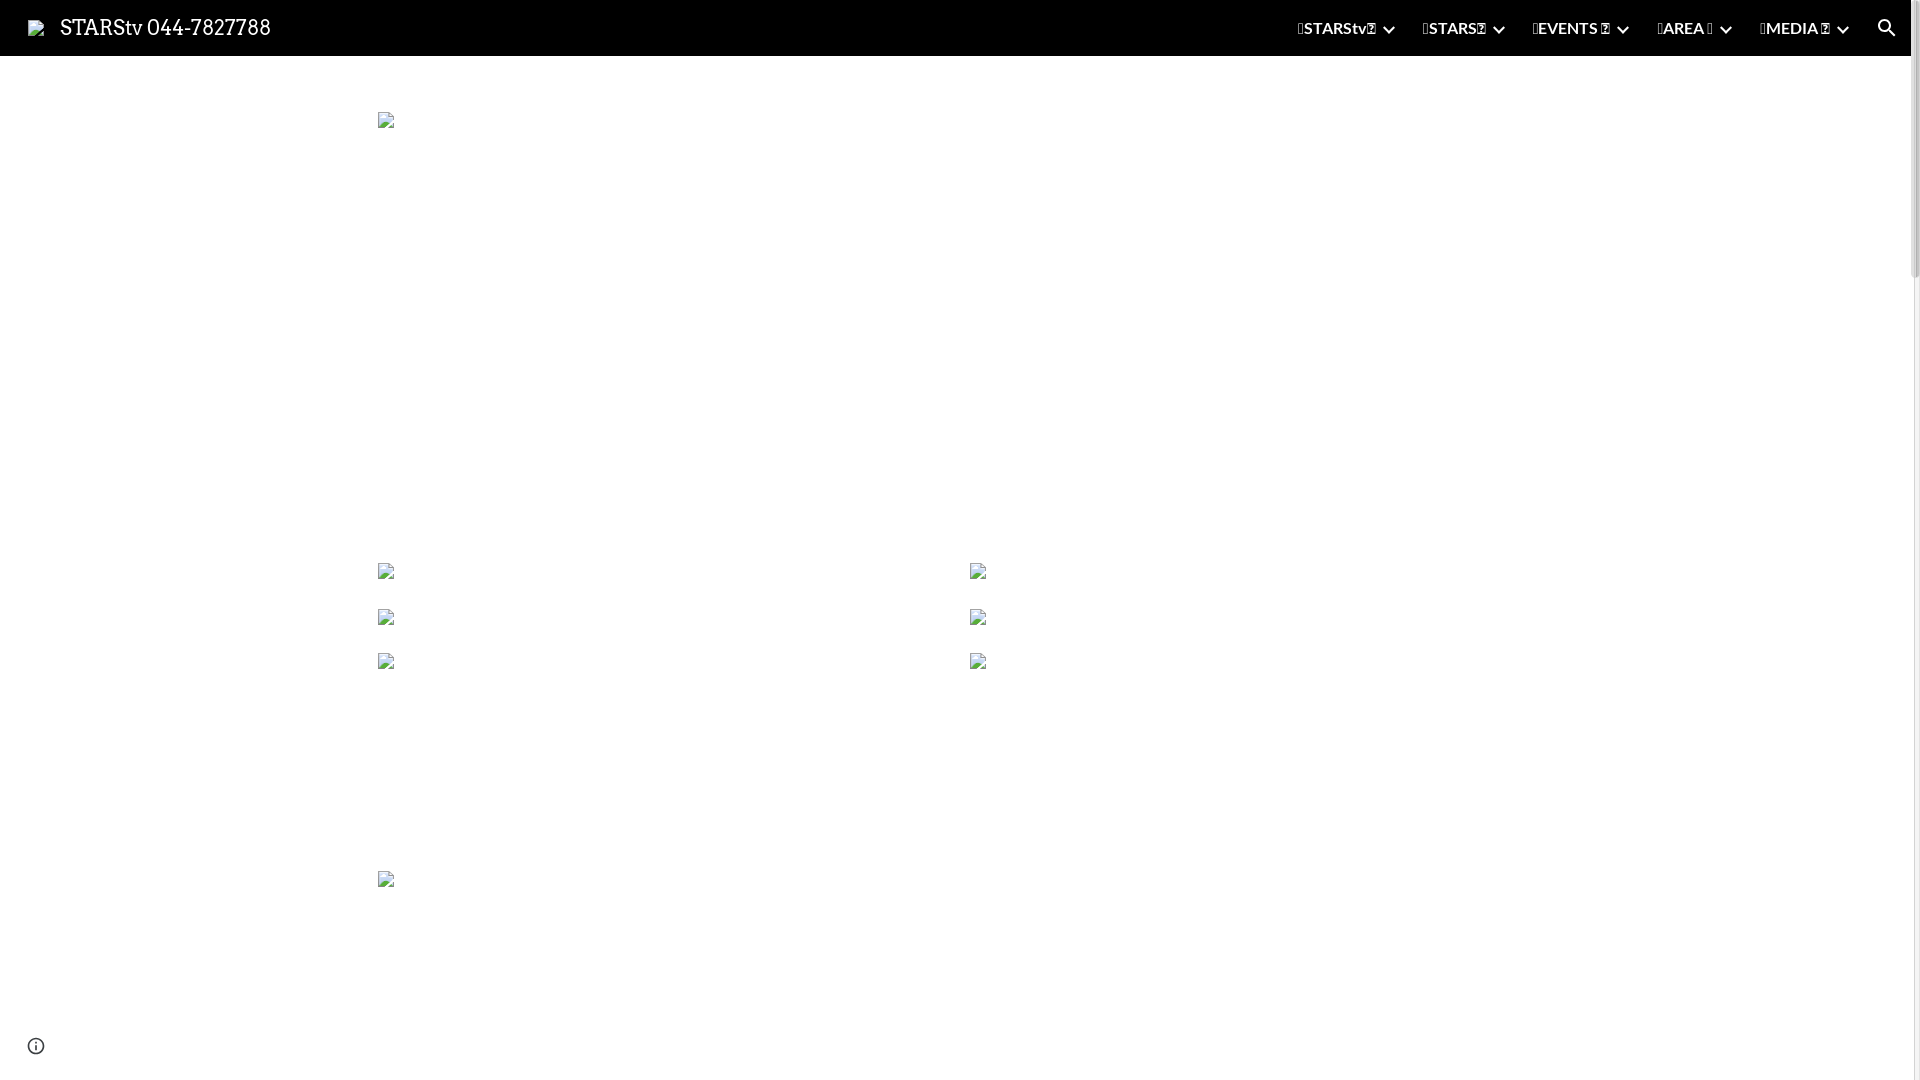 Image resolution: width=1920 pixels, height=1080 pixels. Describe the element at coordinates (1723, 27) in the screenshot. I see `'Expand/Collapse'` at that location.